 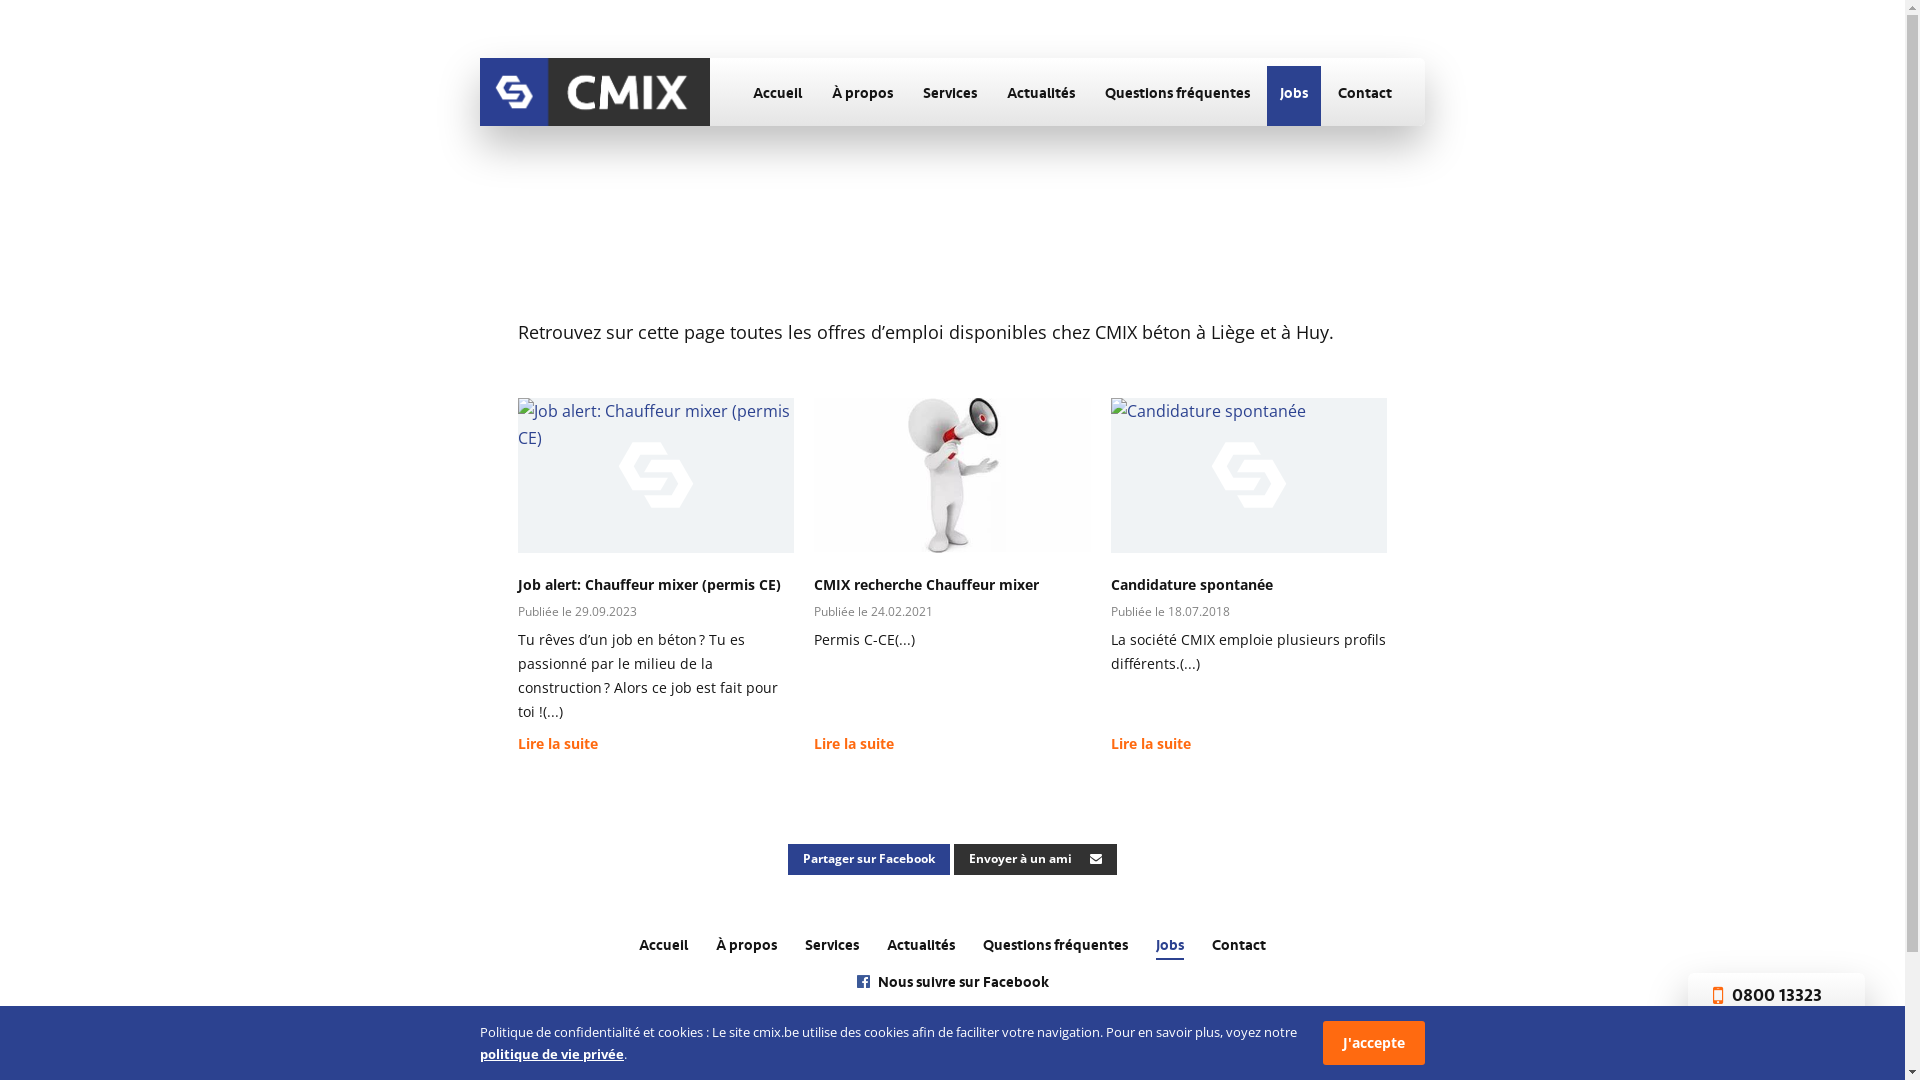 I want to click on 'Jobs', so click(x=1294, y=96).